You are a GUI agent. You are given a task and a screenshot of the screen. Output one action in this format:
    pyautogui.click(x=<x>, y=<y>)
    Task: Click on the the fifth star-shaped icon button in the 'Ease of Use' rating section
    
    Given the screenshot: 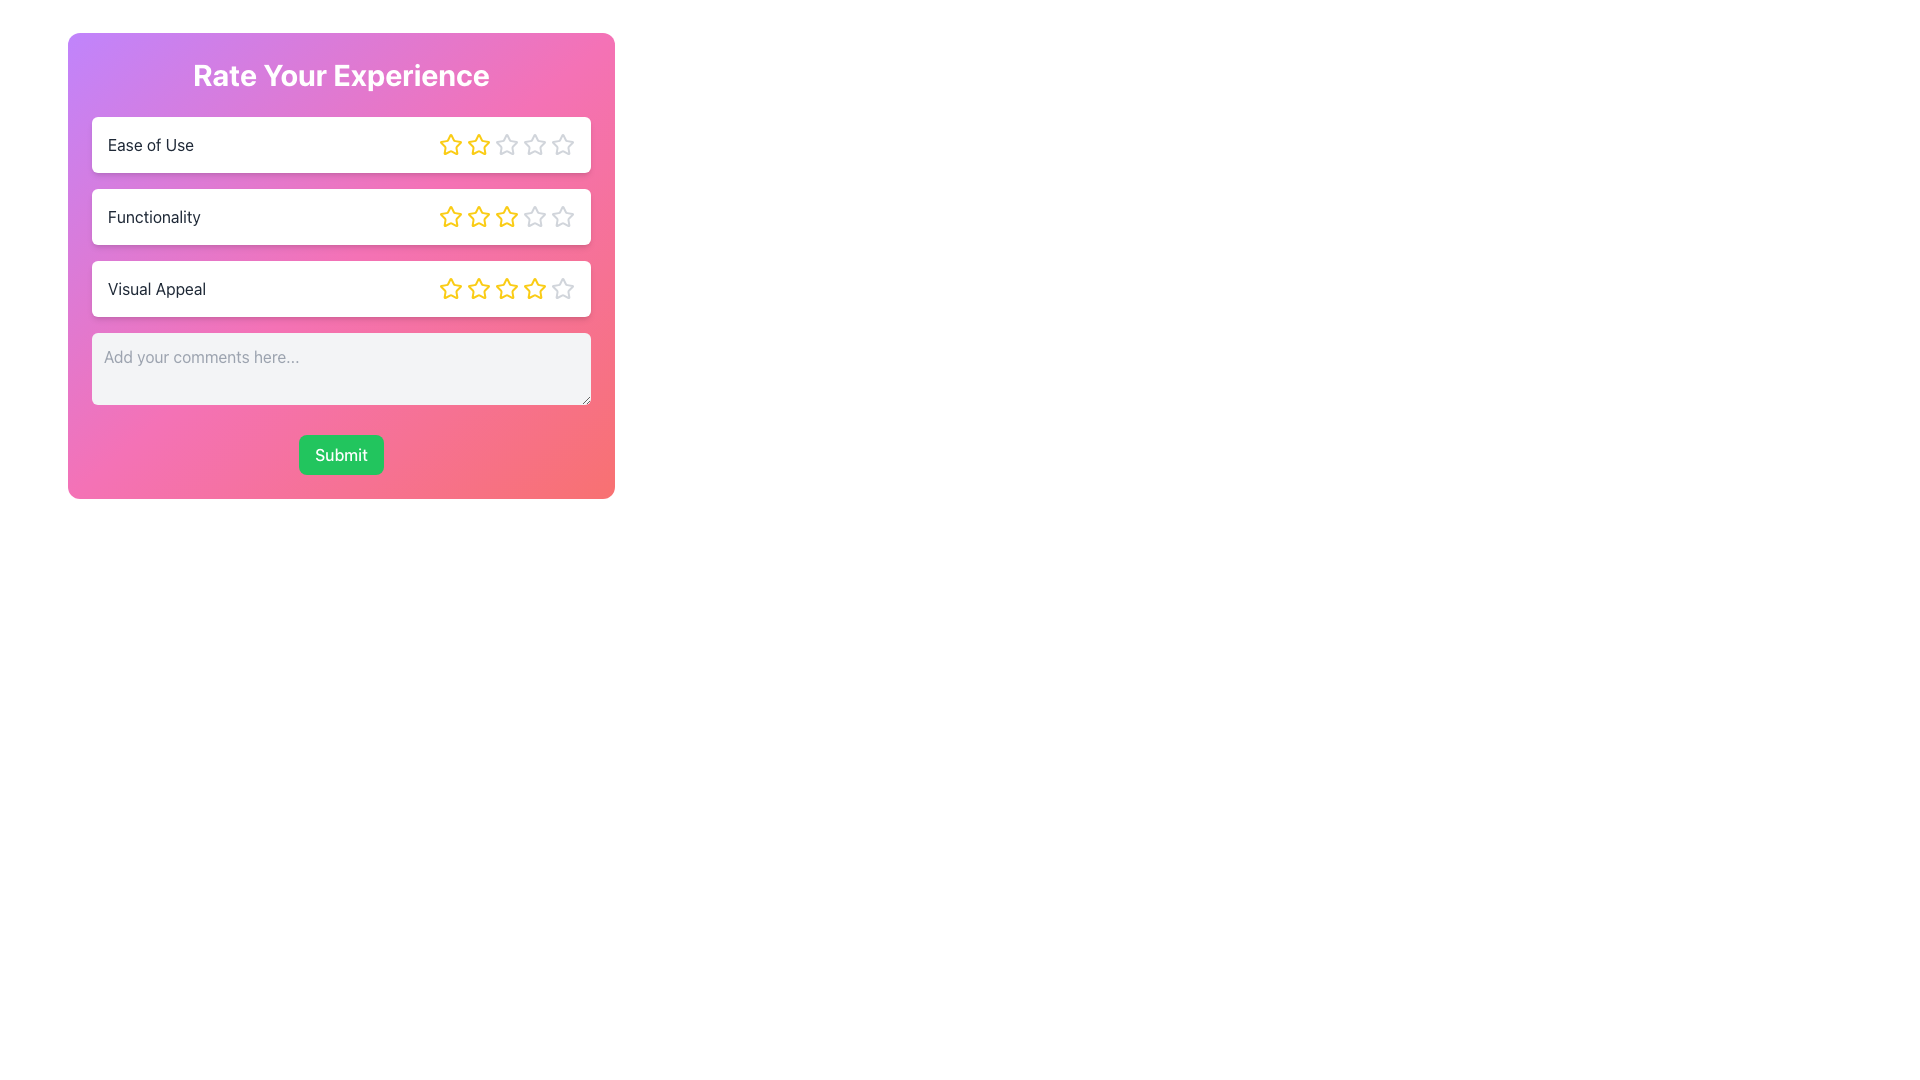 What is the action you would take?
    pyautogui.click(x=561, y=143)
    